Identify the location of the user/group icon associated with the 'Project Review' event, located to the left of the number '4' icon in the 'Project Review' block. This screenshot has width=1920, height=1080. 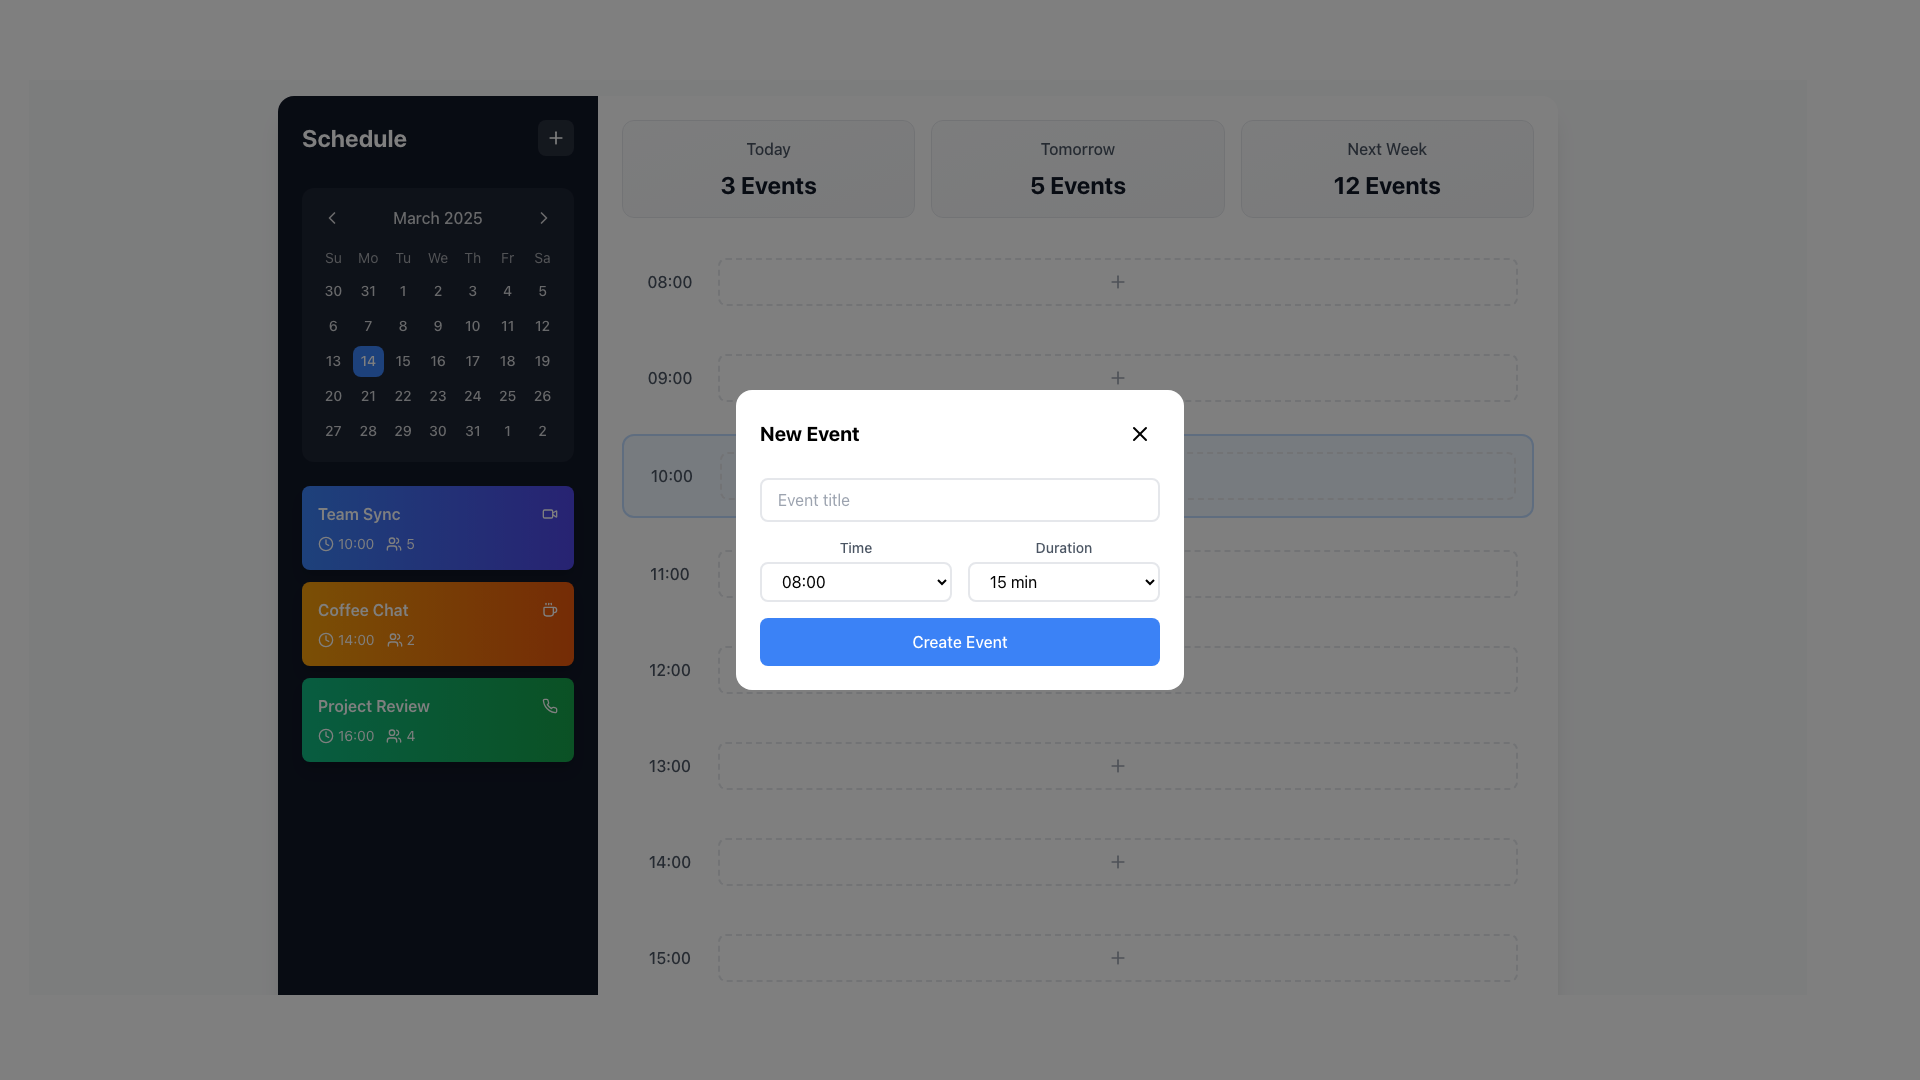
(394, 736).